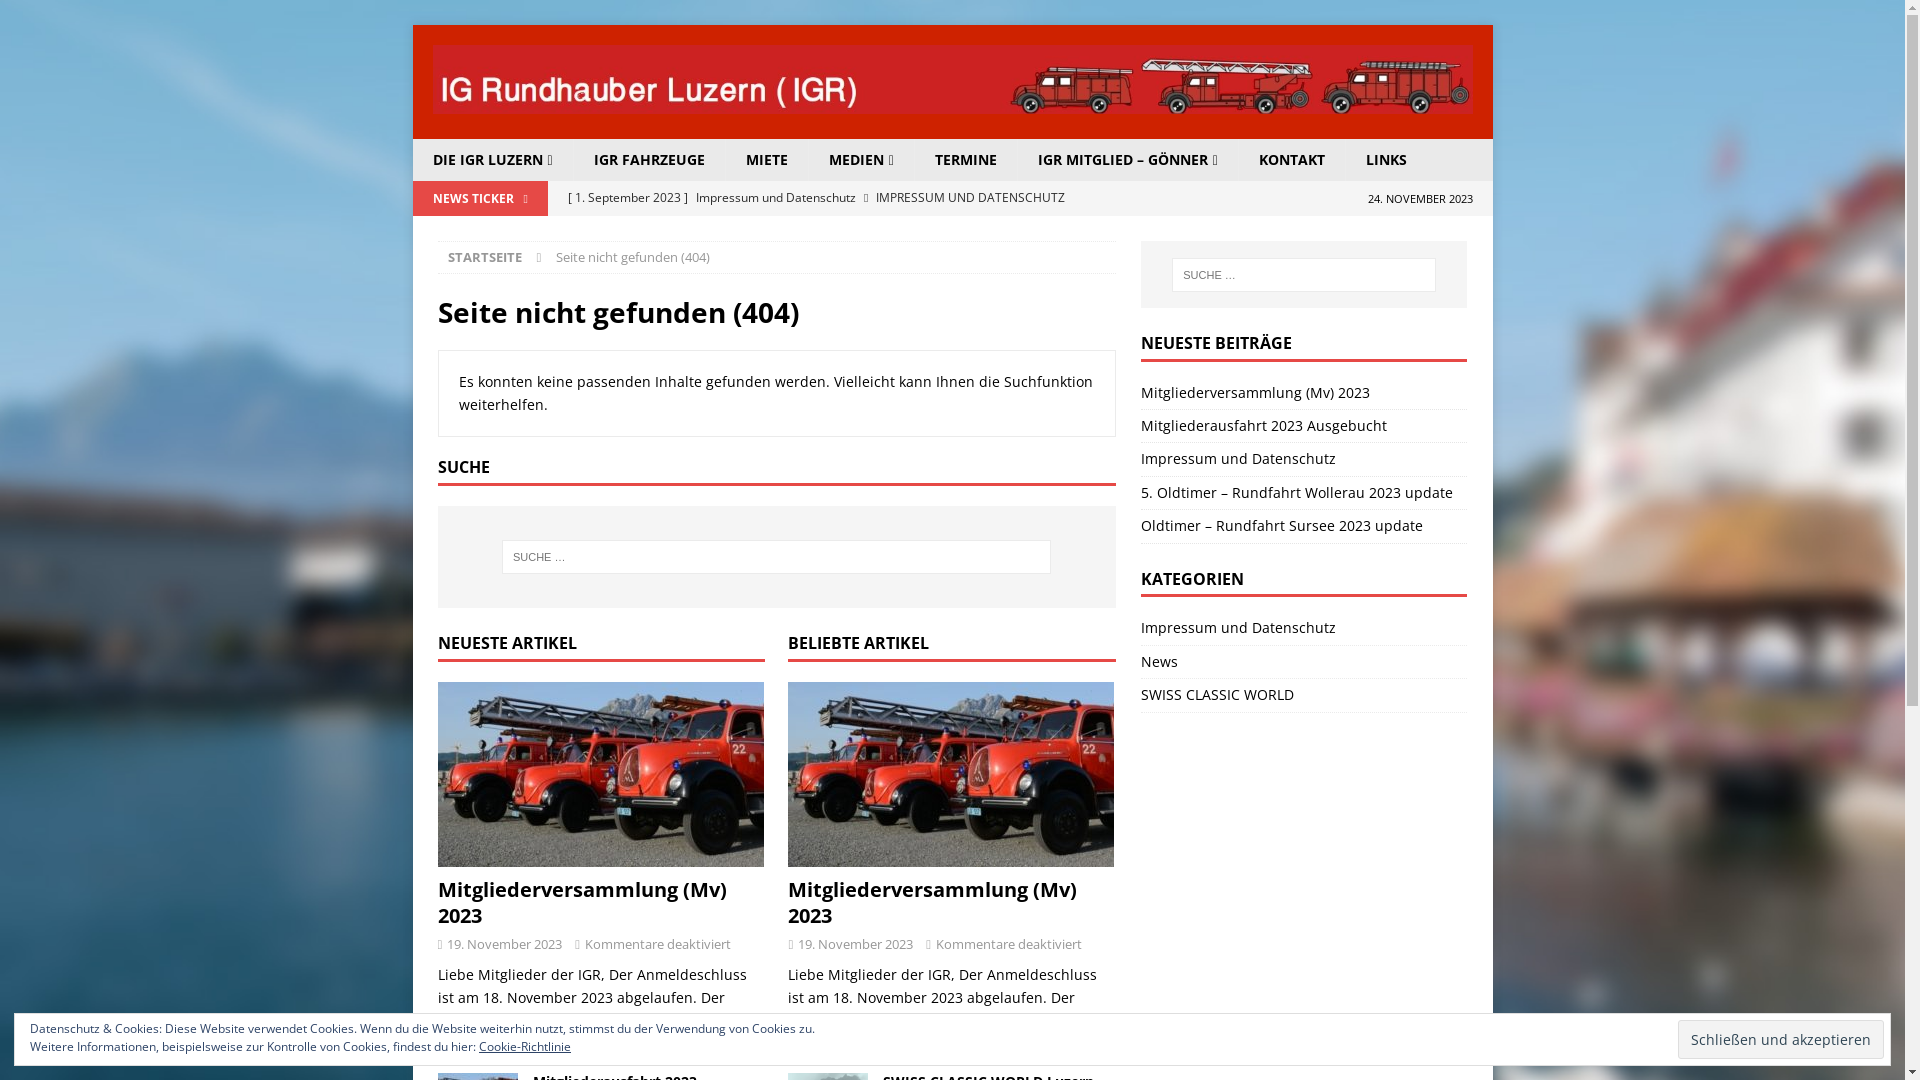 This screenshot has width=1920, height=1080. I want to click on 'KONTAKT', so click(1237, 158).